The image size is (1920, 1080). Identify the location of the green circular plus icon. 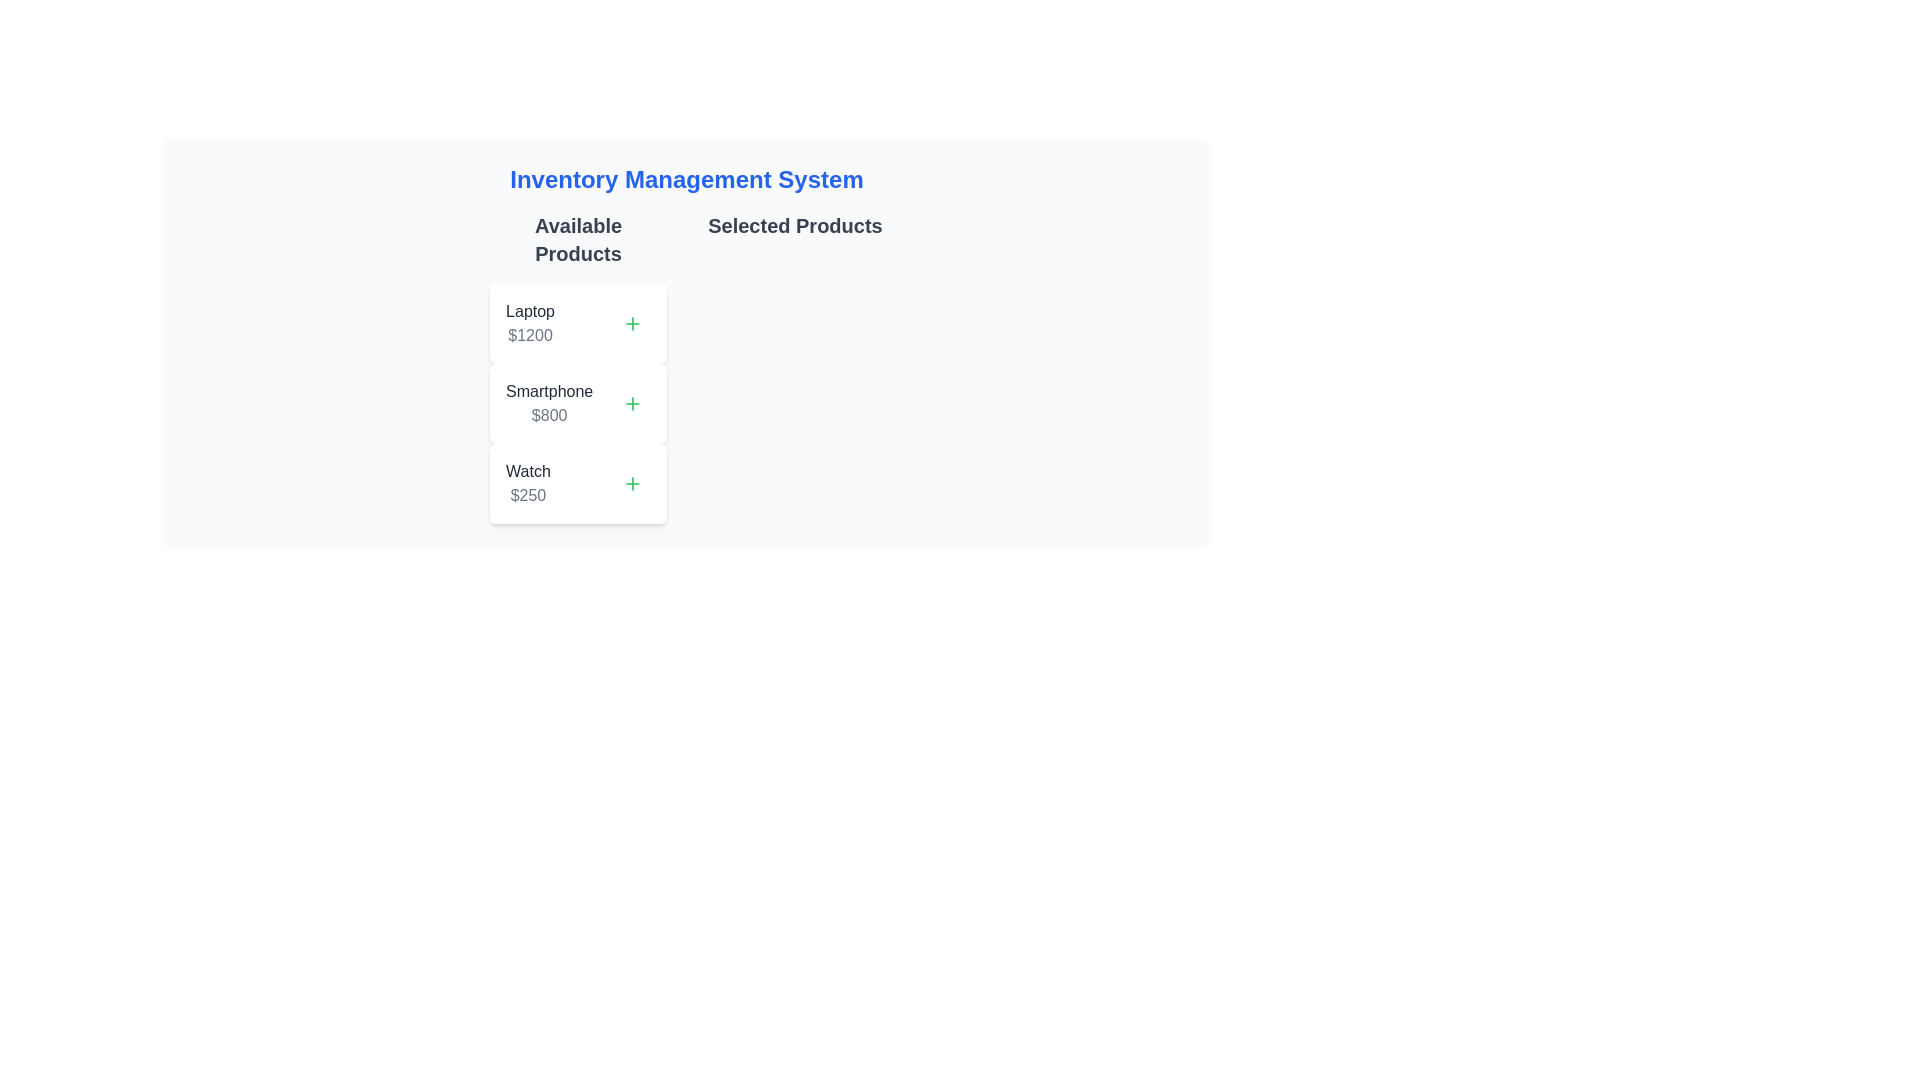
(632, 483).